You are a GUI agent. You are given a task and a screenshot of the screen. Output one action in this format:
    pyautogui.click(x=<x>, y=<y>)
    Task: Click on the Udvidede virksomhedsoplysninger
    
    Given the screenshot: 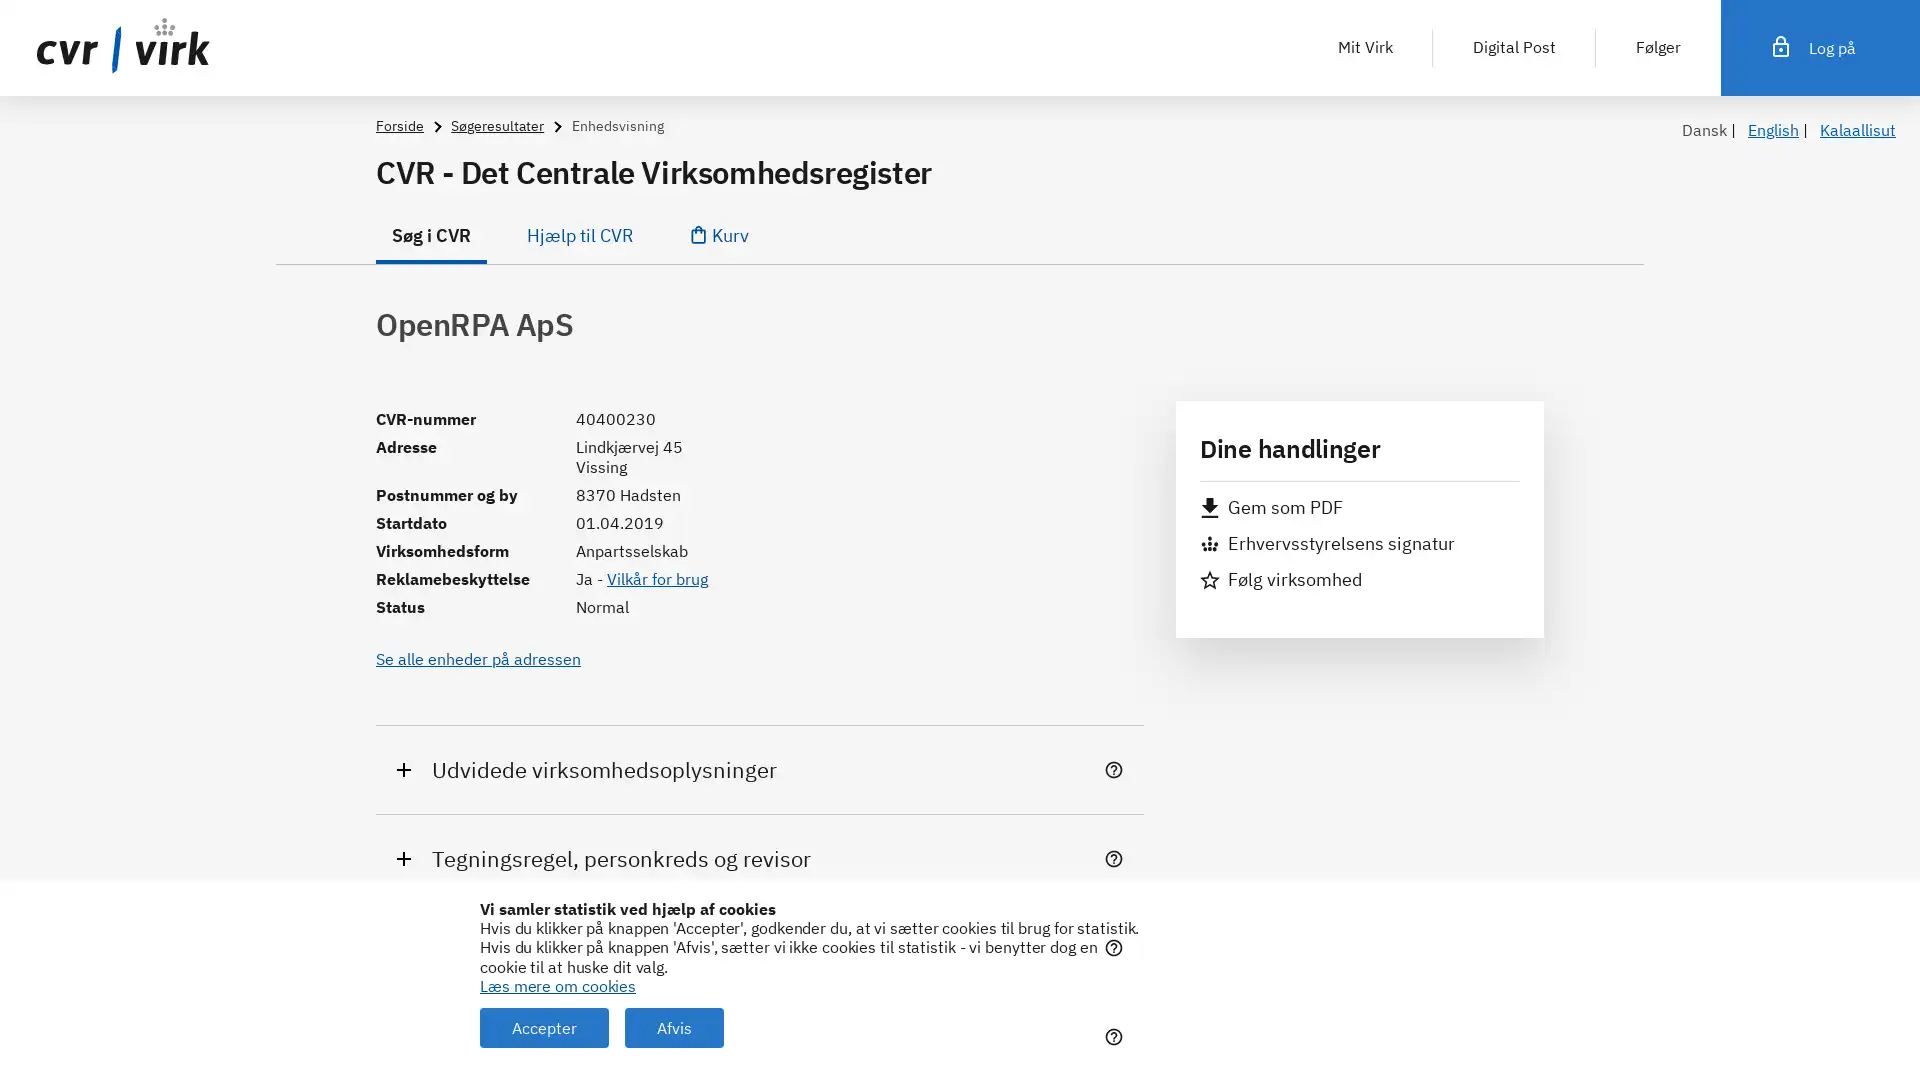 What is the action you would take?
    pyautogui.click(x=758, y=768)
    